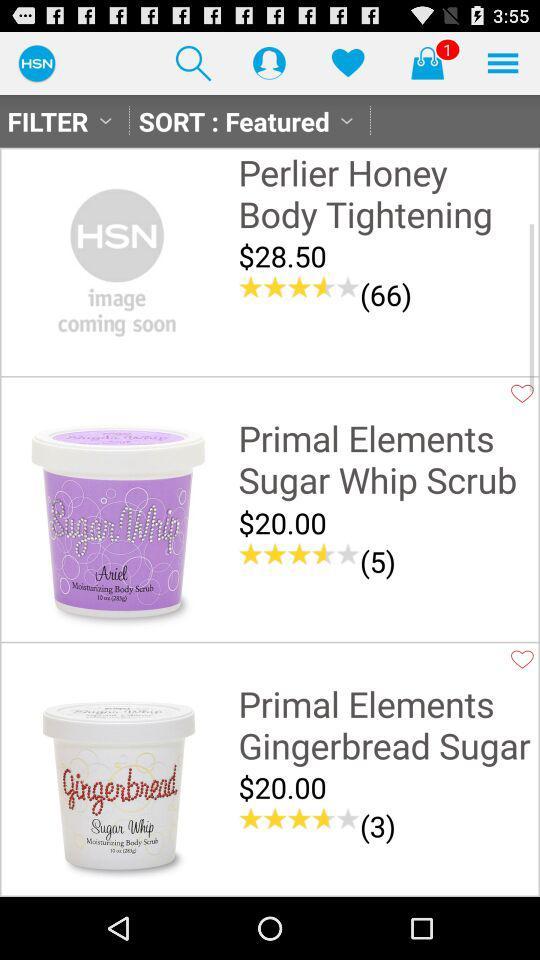 Image resolution: width=540 pixels, height=960 pixels. I want to click on (5) item, so click(378, 561).